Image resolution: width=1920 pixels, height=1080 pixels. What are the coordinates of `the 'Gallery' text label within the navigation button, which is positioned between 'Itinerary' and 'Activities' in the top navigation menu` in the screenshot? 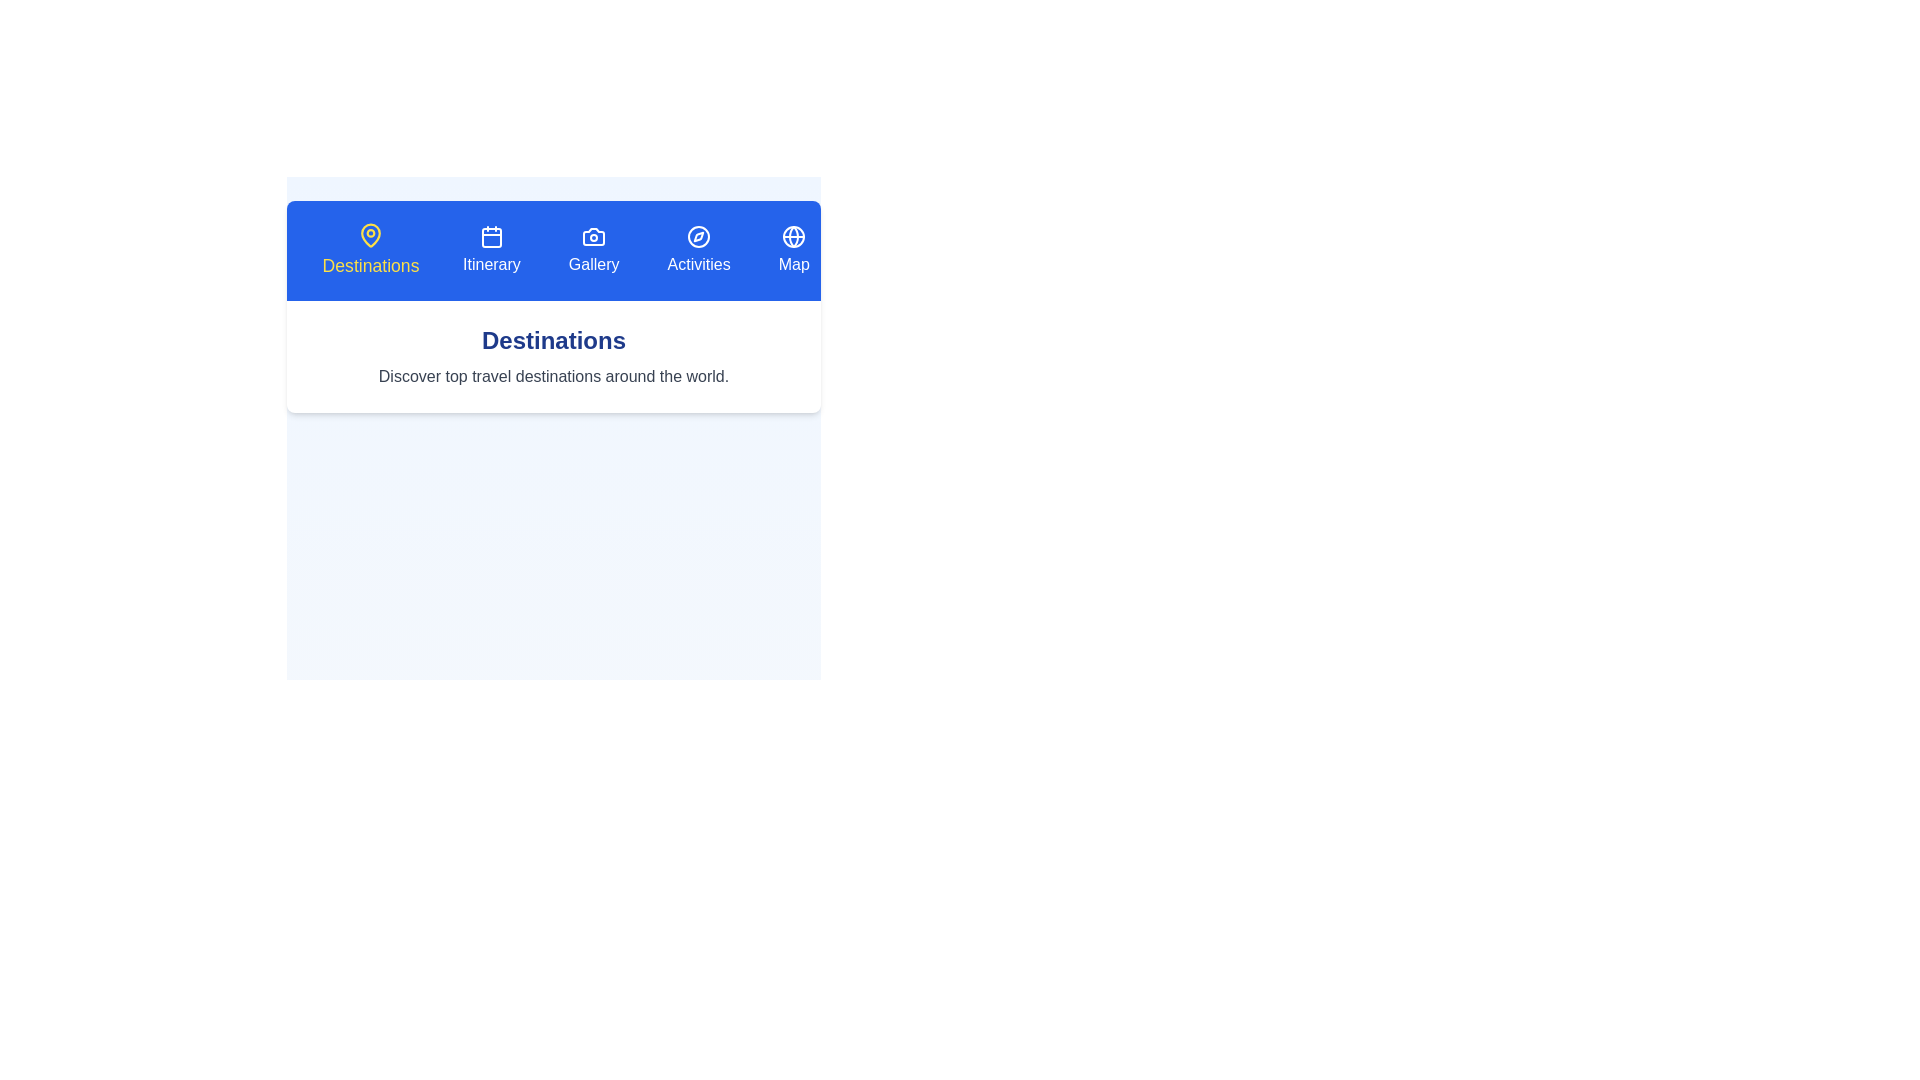 It's located at (593, 264).